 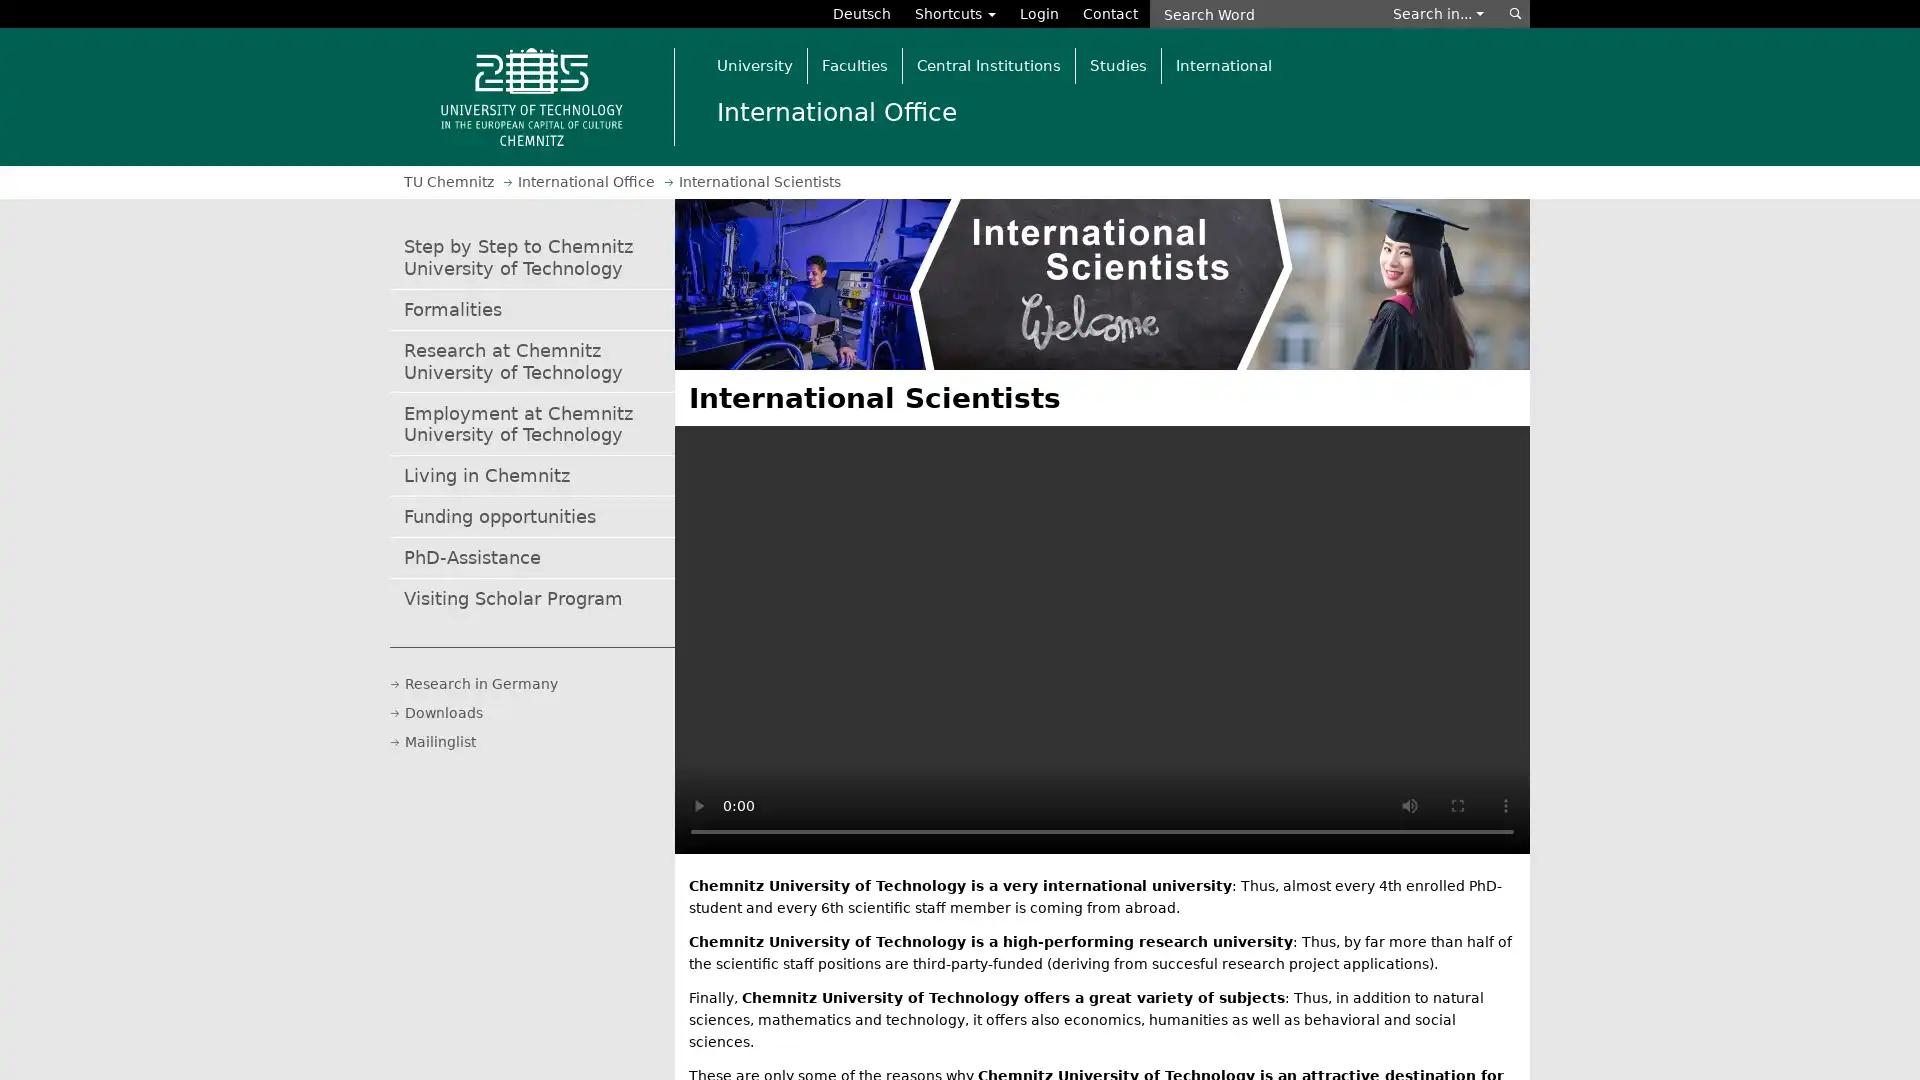 What do you see at coordinates (1222, 64) in the screenshot?
I see `International` at bounding box center [1222, 64].